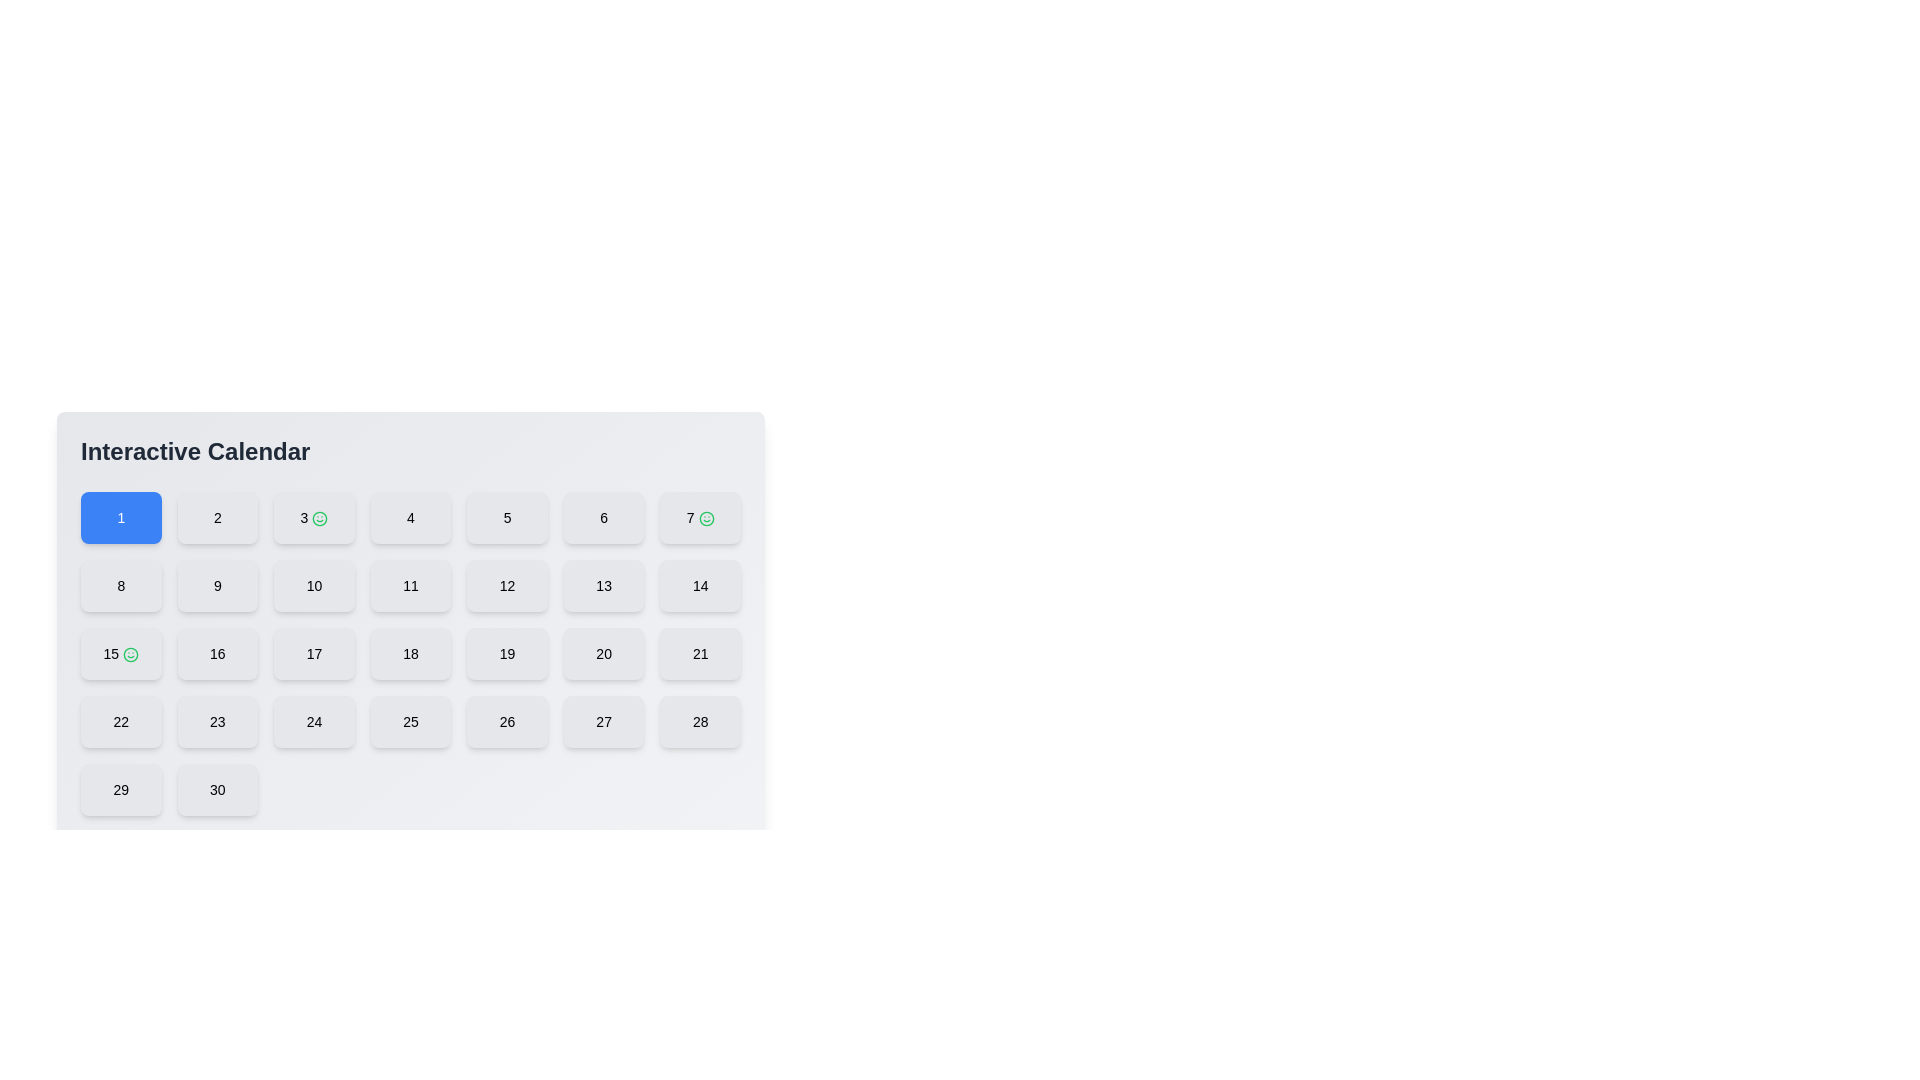 The image size is (1920, 1080). Describe the element at coordinates (217, 721) in the screenshot. I see `the button labeled '23' which is styled with a gray background and located in the fourth row and third column of the calendar grid` at that location.